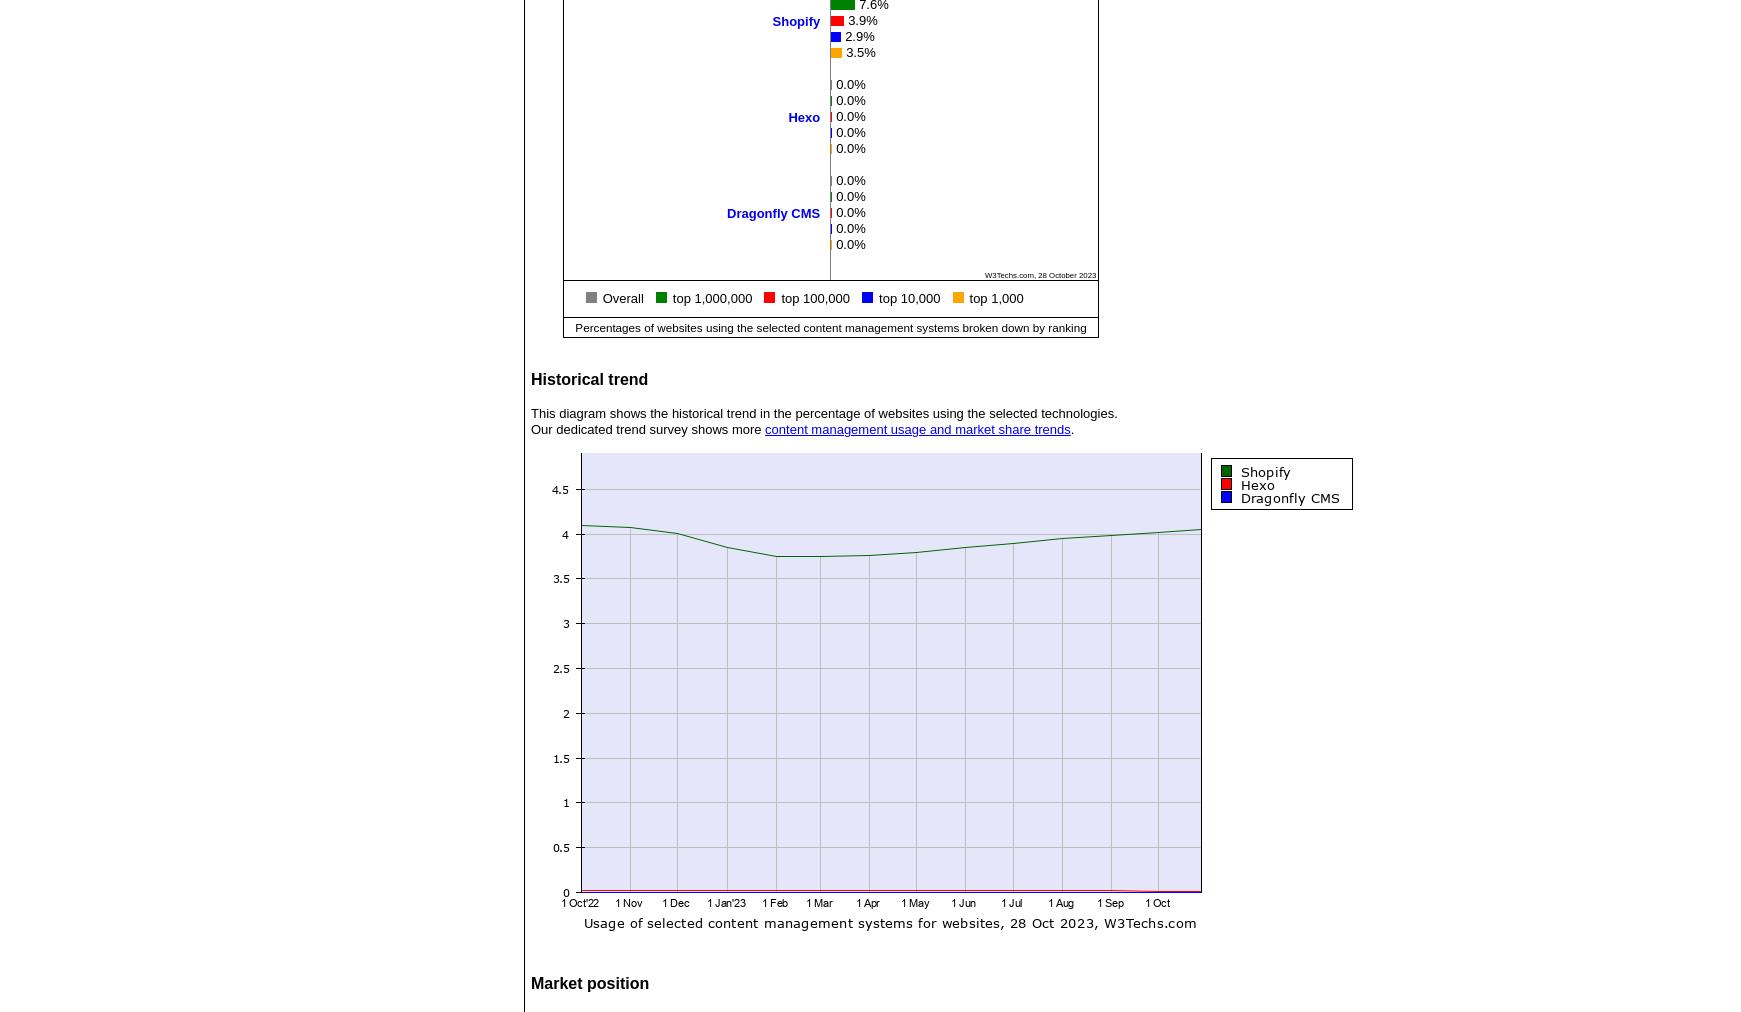  I want to click on '2.9%', so click(858, 34).